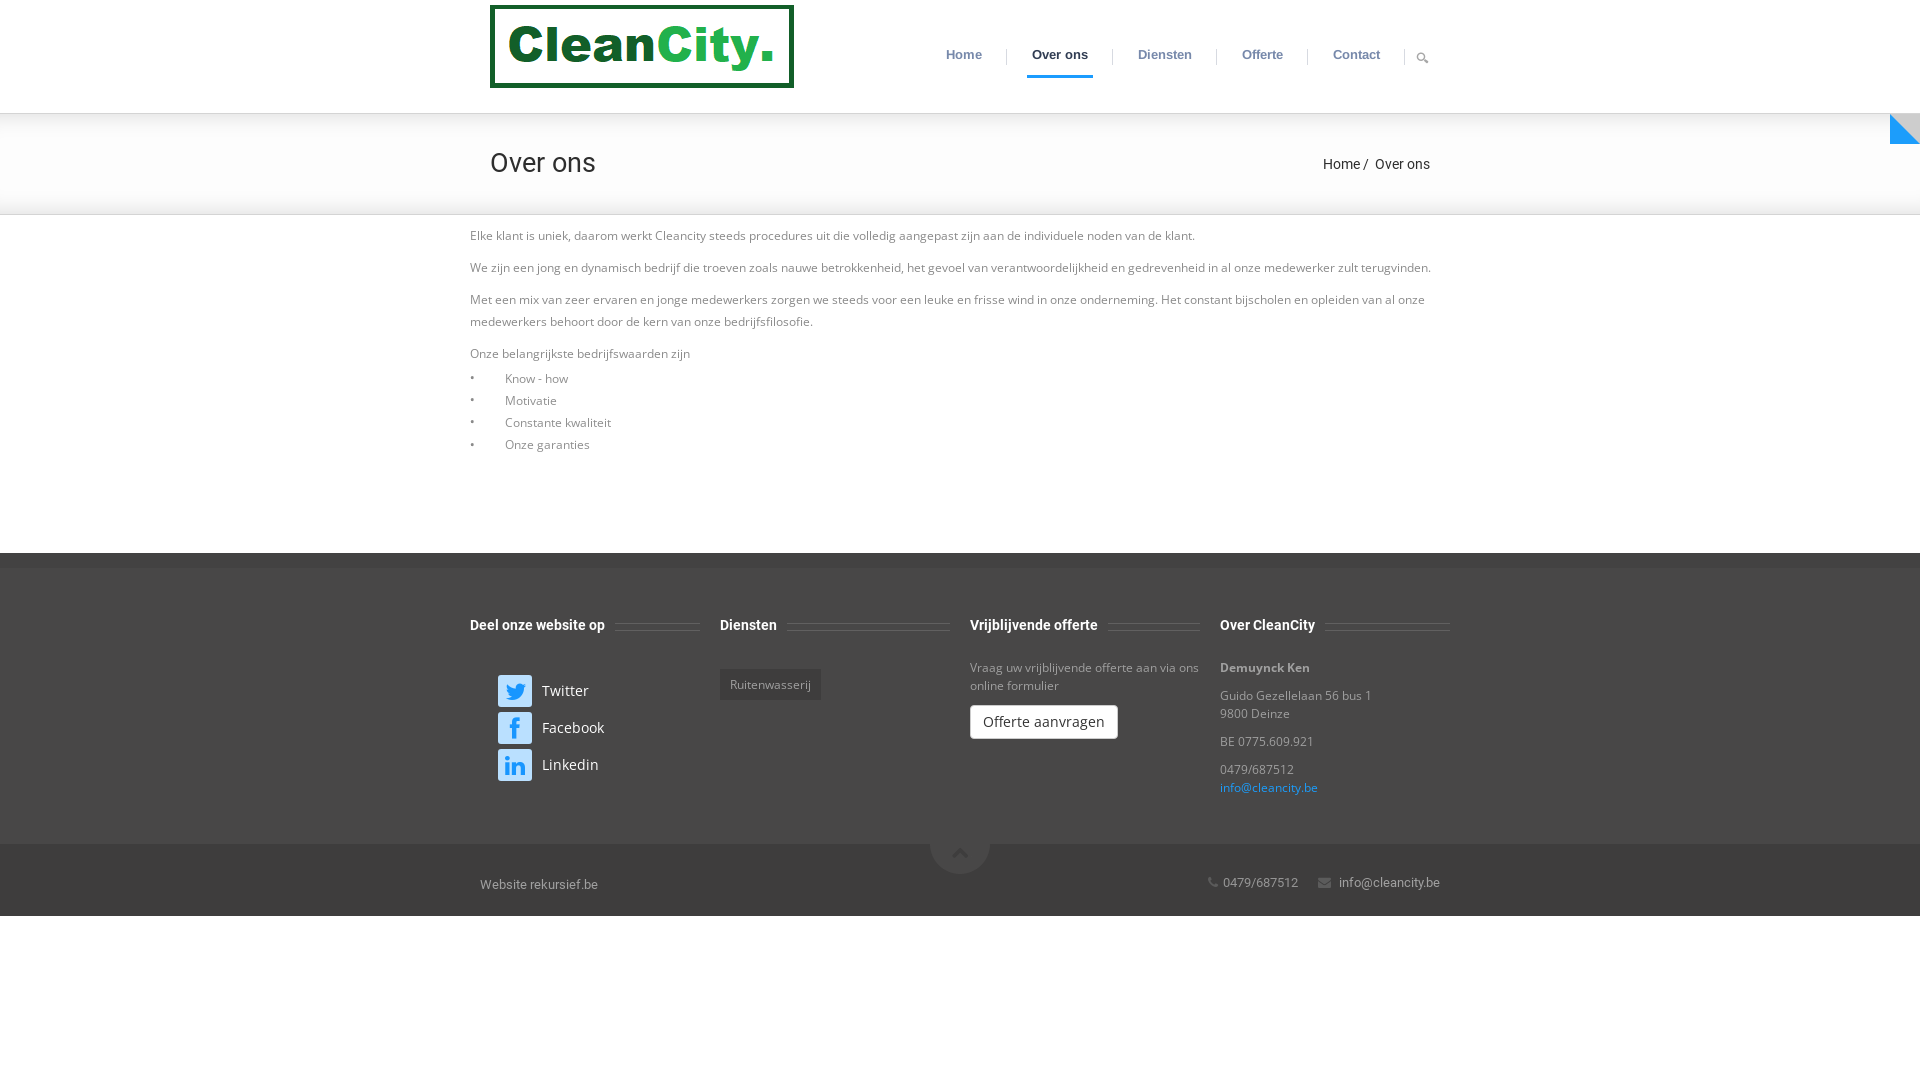 This screenshot has height=1080, width=1920. I want to click on 'Over ons', so click(1059, 55).